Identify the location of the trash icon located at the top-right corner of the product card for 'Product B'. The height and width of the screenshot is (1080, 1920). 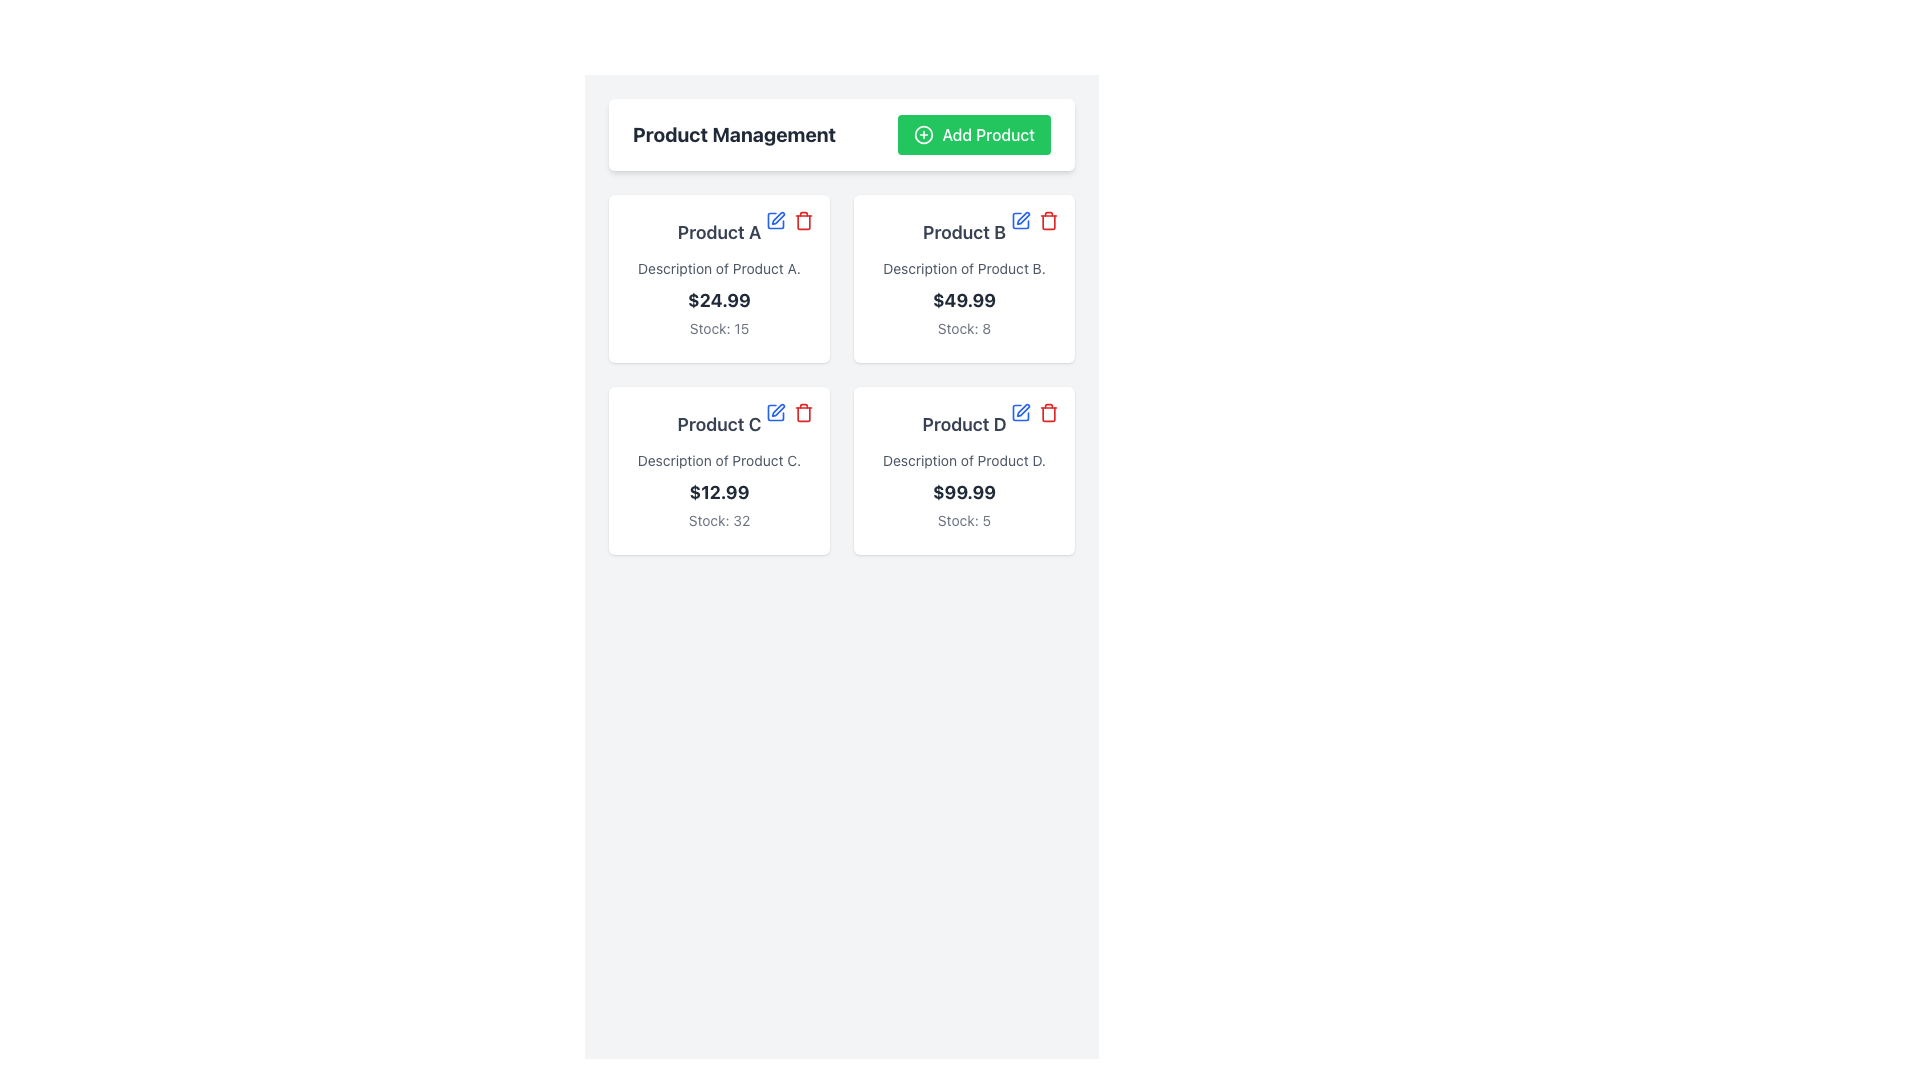
(1048, 220).